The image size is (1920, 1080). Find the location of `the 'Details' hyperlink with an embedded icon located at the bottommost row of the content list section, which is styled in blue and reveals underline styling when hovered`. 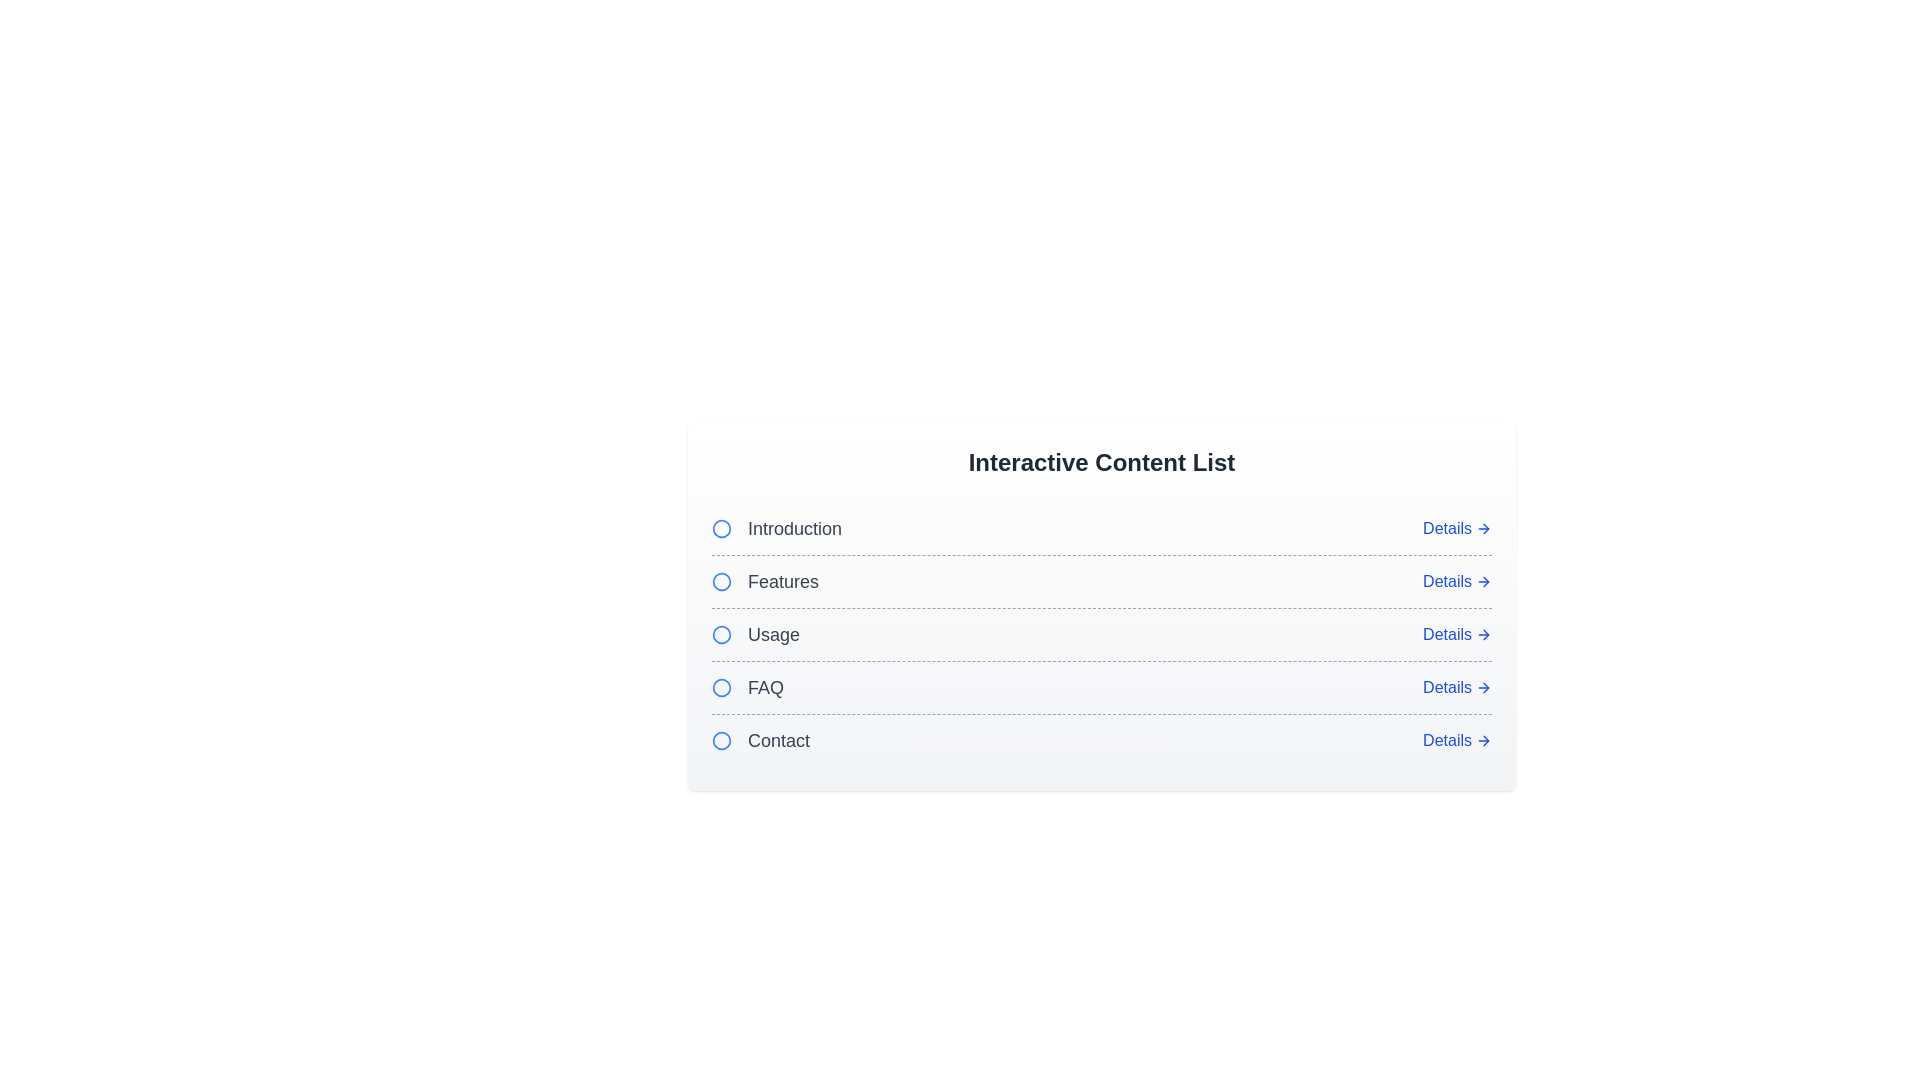

the 'Details' hyperlink with an embedded icon located at the bottommost row of the content list section, which is styled in blue and reveals underline styling when hovered is located at coordinates (1457, 740).